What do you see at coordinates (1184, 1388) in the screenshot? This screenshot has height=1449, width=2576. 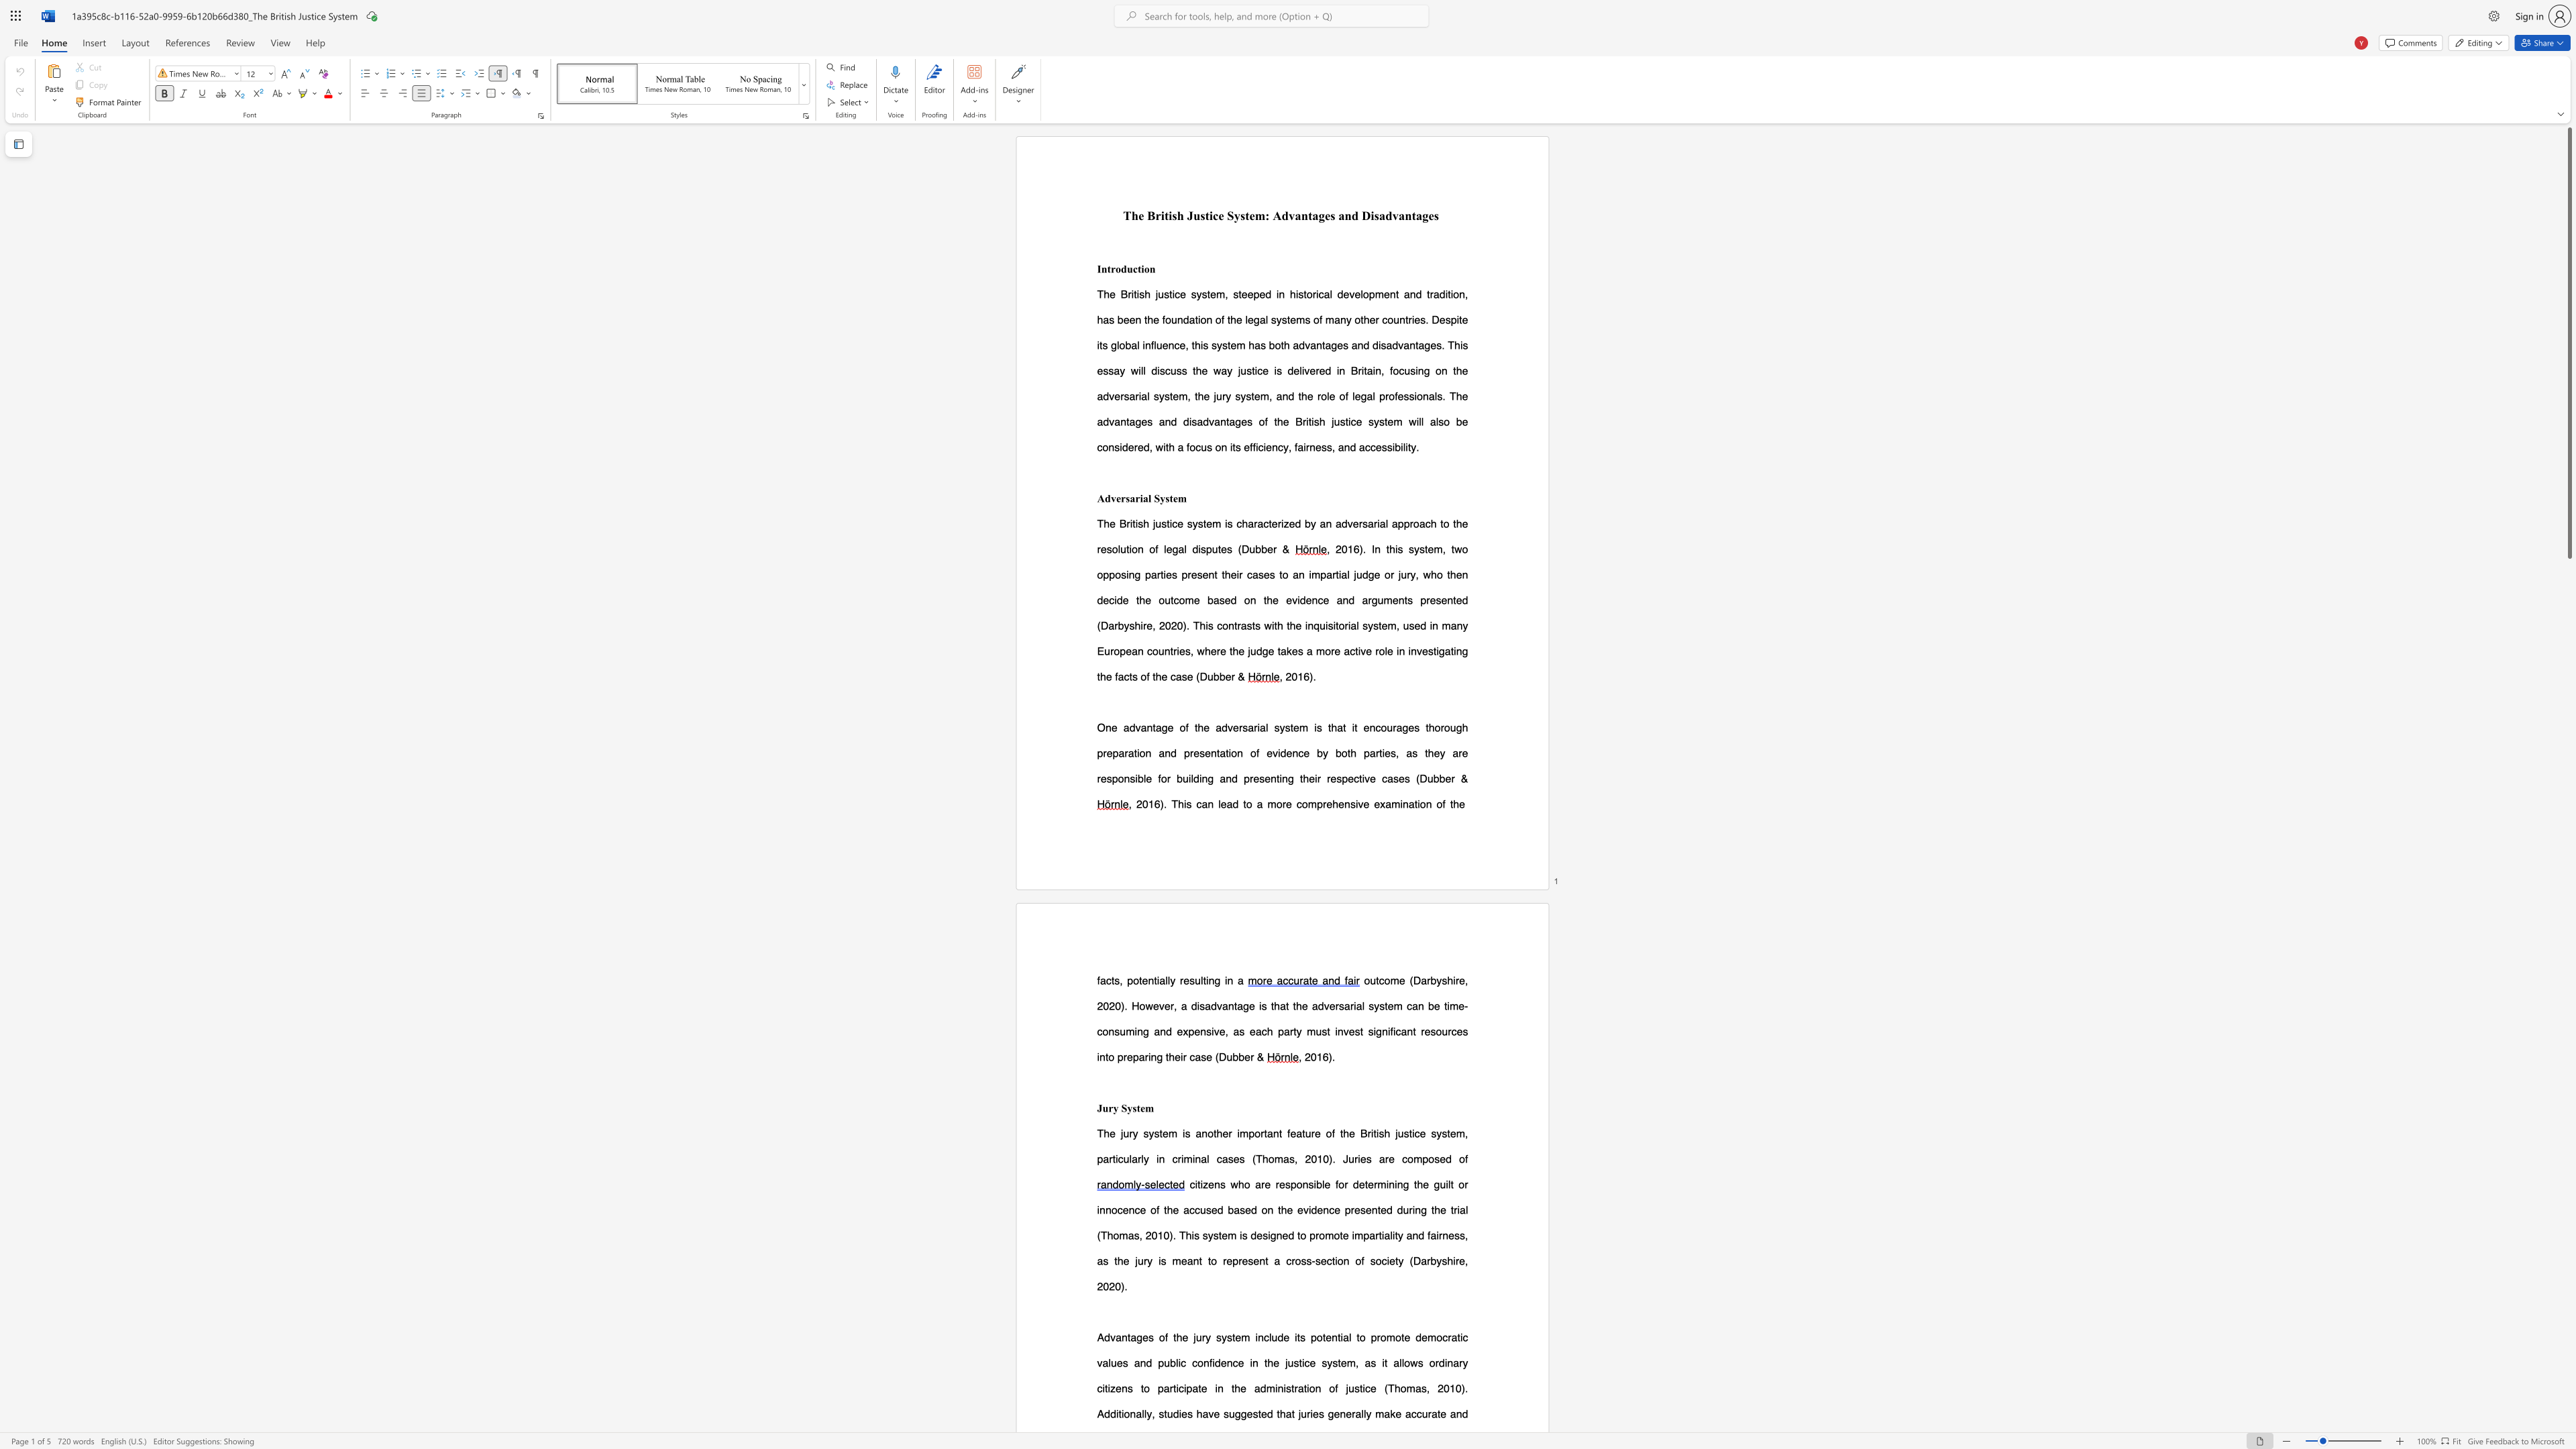 I see `the 2th character "i" in the text` at bounding box center [1184, 1388].